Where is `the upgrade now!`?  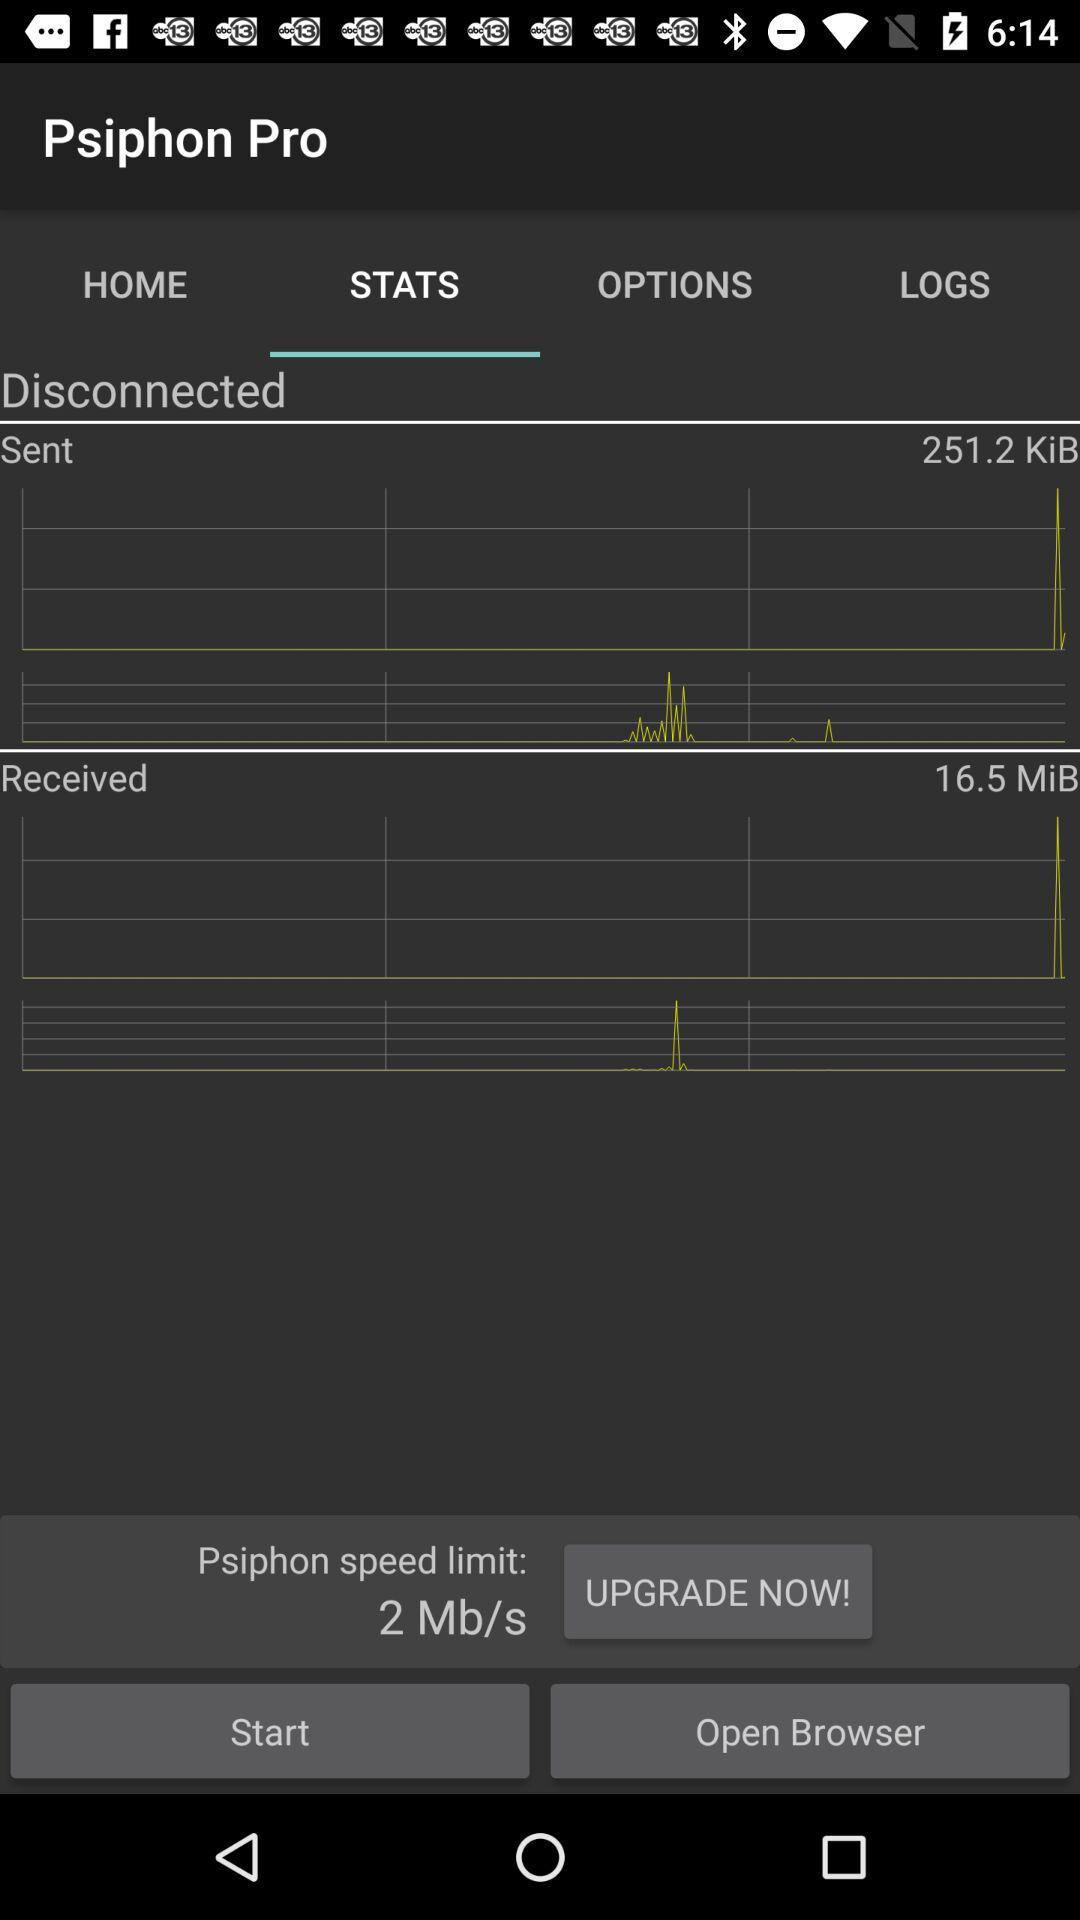 the upgrade now! is located at coordinates (717, 1590).